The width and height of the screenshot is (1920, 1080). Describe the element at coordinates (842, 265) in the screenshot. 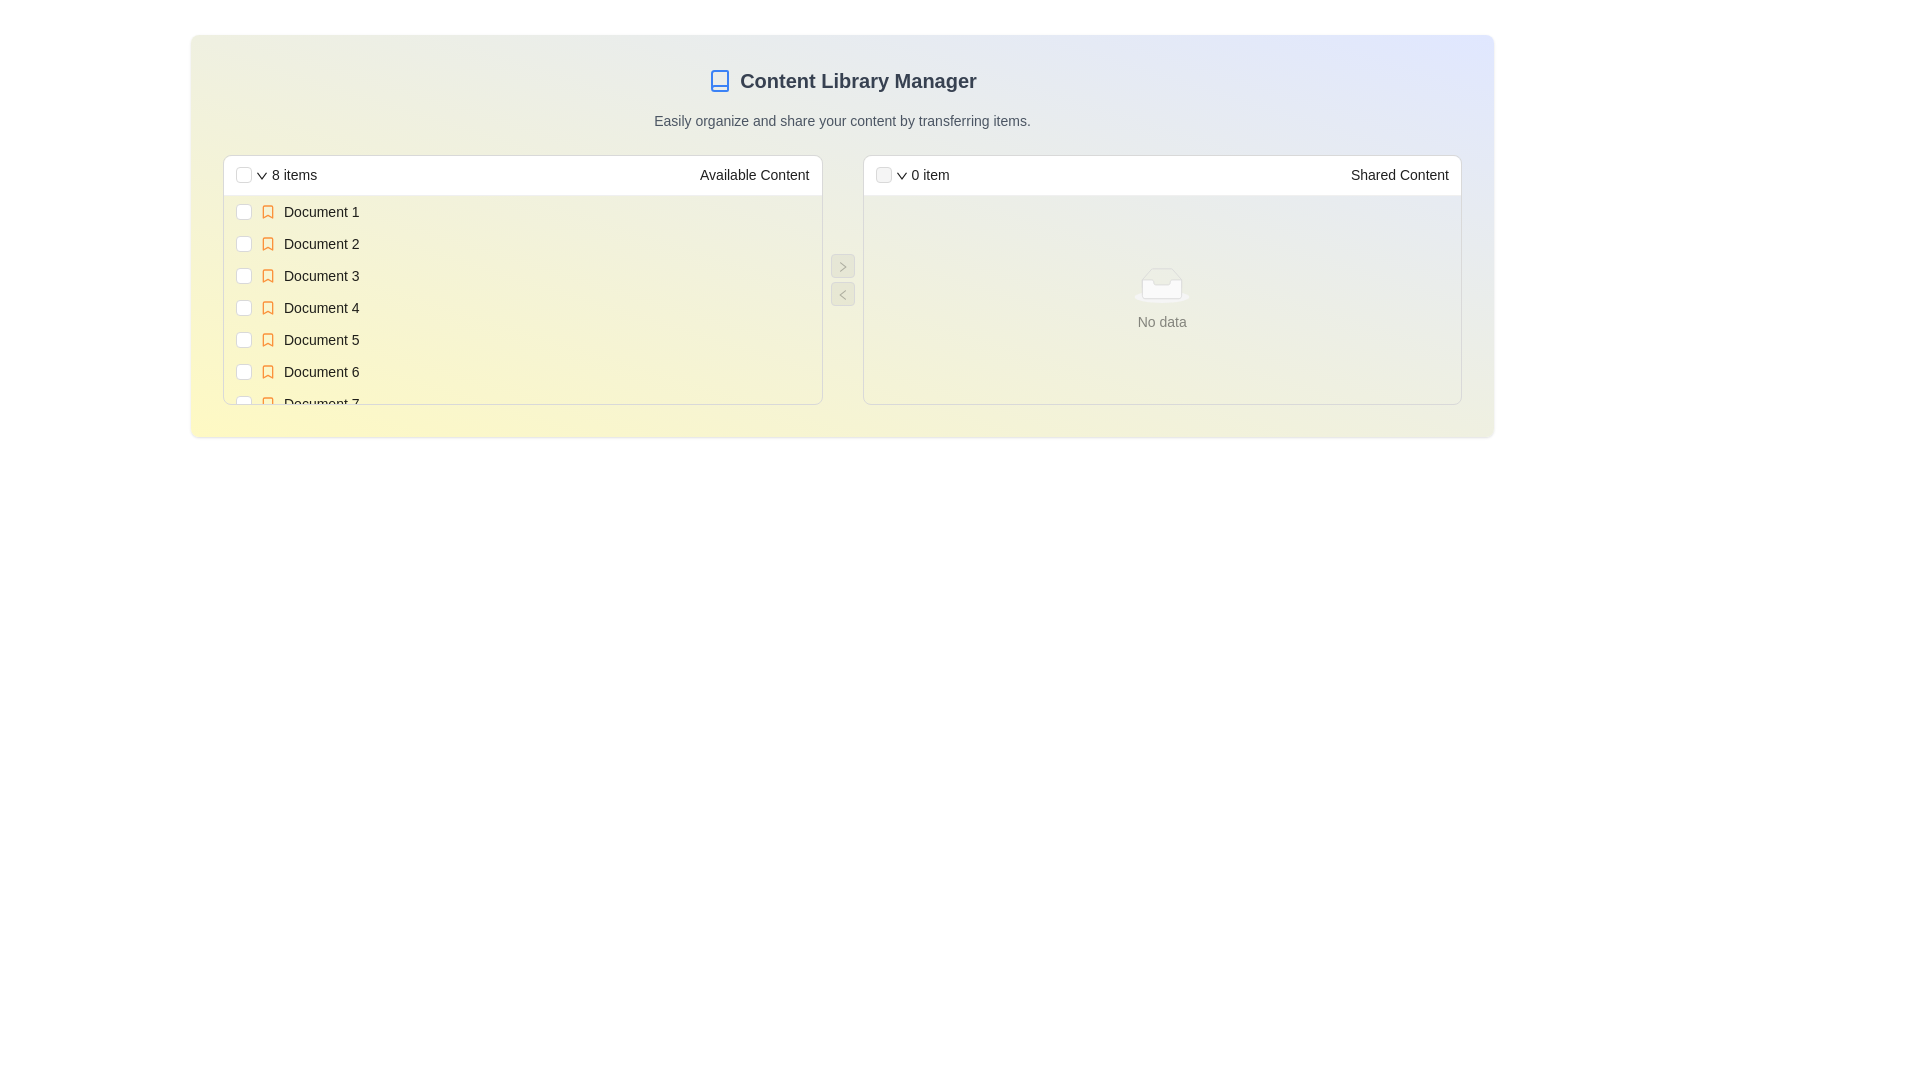

I see `the transfer button located centrally between the 'Available Content' and 'Shared Content' lists` at that location.